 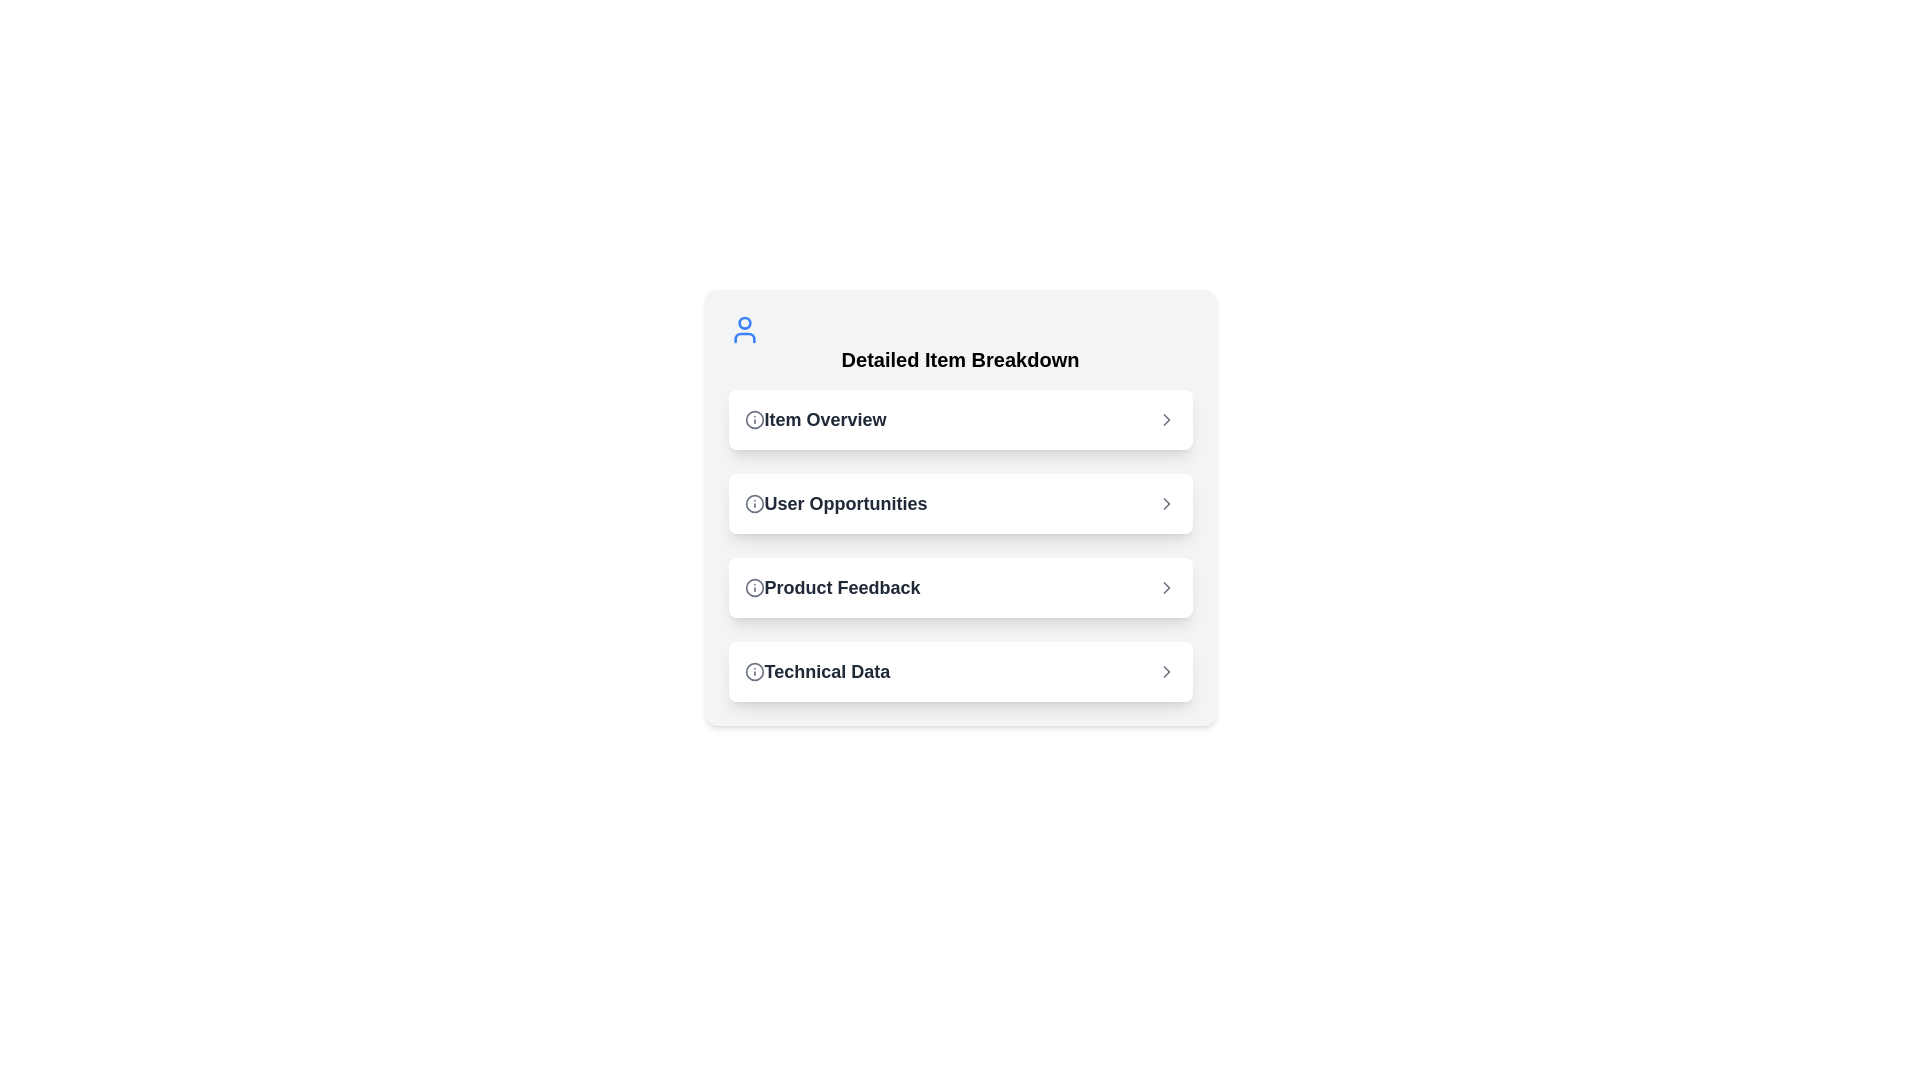 I want to click on the circular informational icon with a dot in the center, located to the left of the 'Item Overview' label in the first row under the 'Detailed Item Breakdown' section for additional information, so click(x=753, y=419).